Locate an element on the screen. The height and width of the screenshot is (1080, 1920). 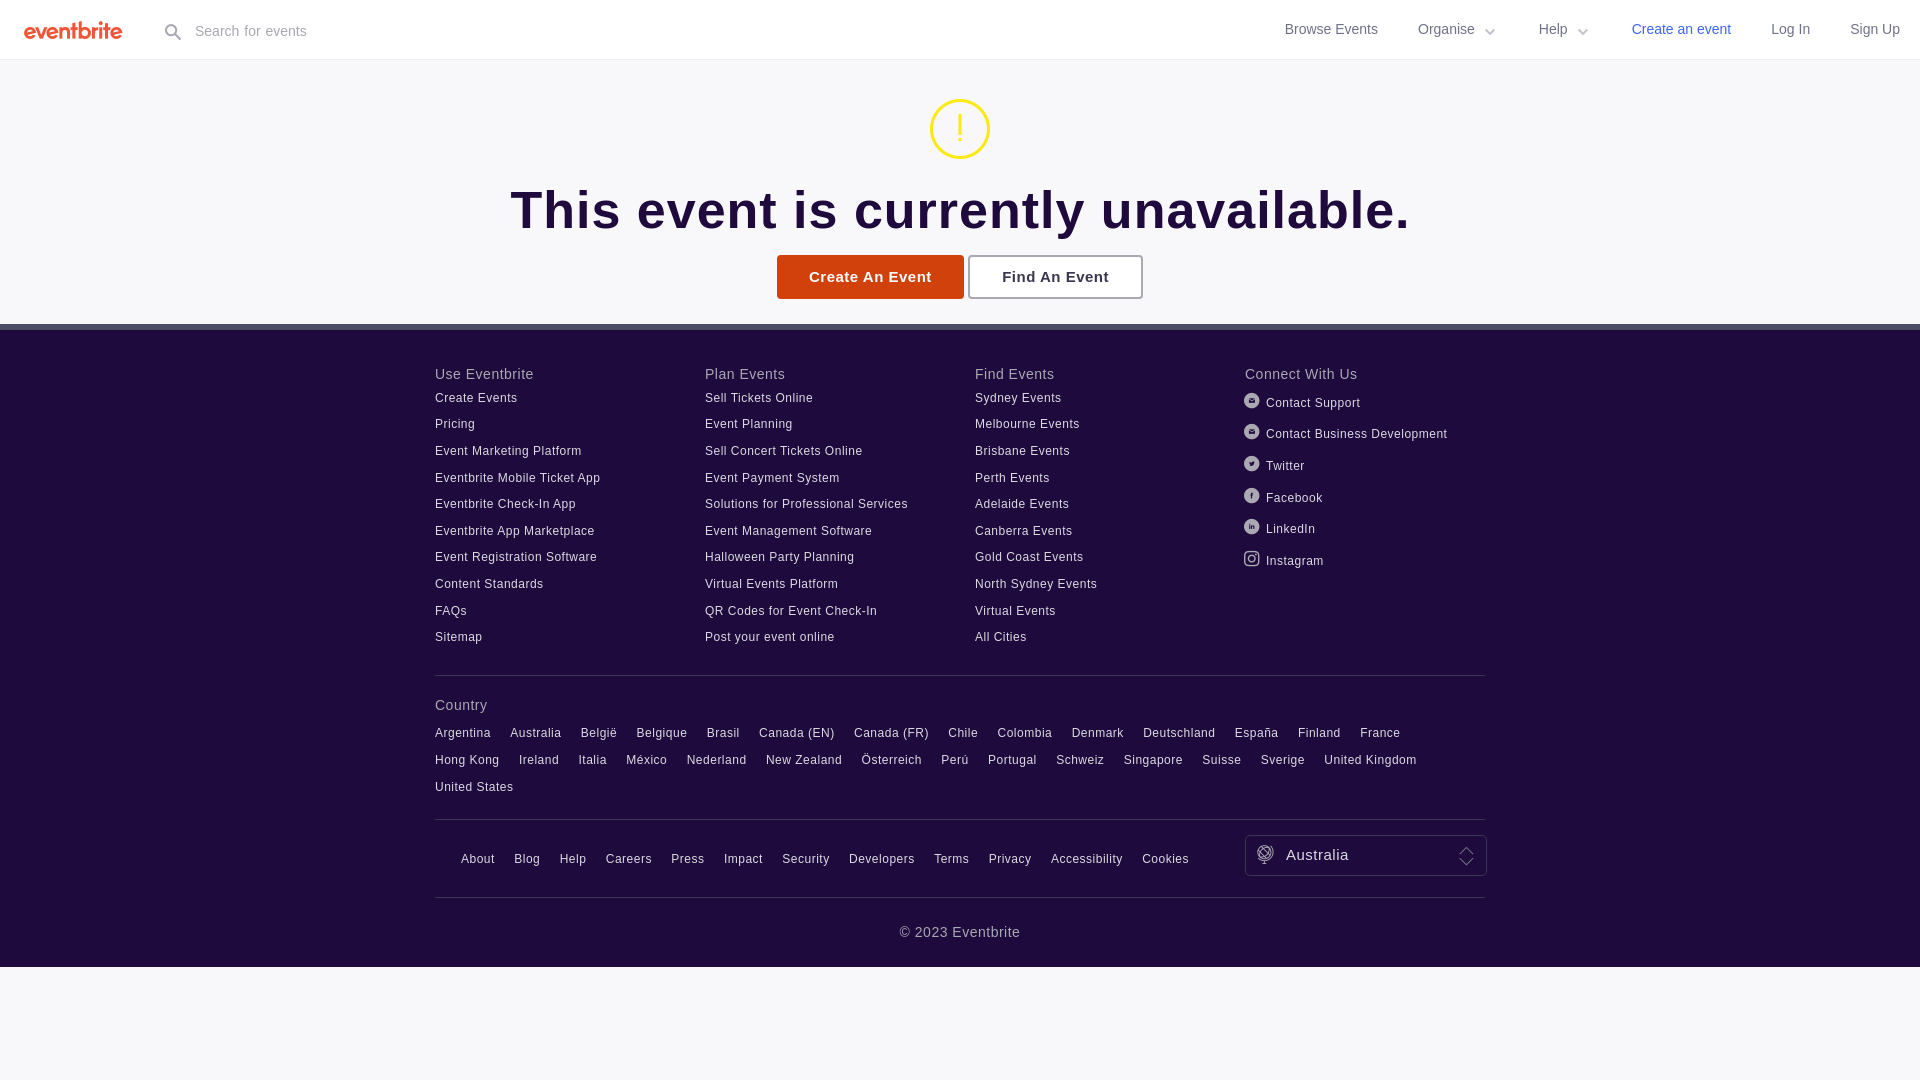
'Gold Coast Events' is located at coordinates (1029, 556).